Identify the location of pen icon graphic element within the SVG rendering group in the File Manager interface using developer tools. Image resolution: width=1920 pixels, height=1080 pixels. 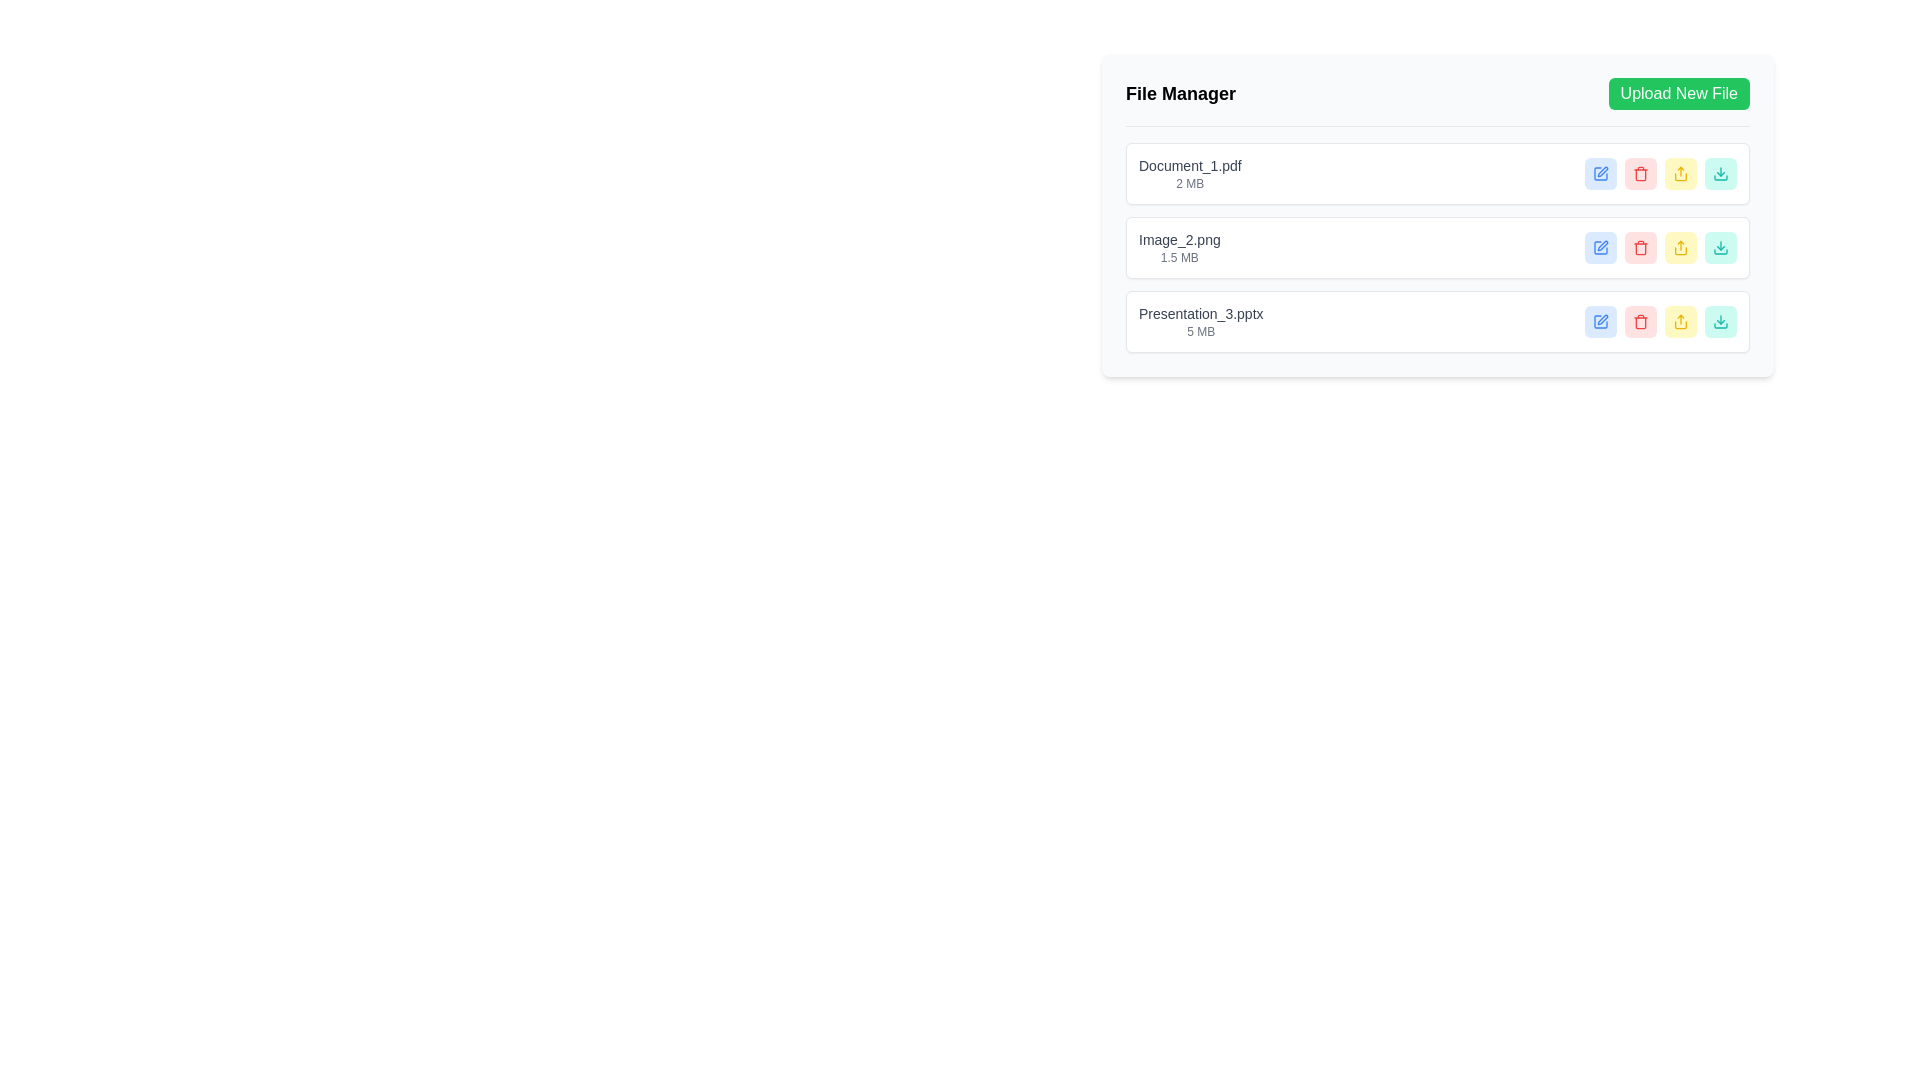
(1603, 245).